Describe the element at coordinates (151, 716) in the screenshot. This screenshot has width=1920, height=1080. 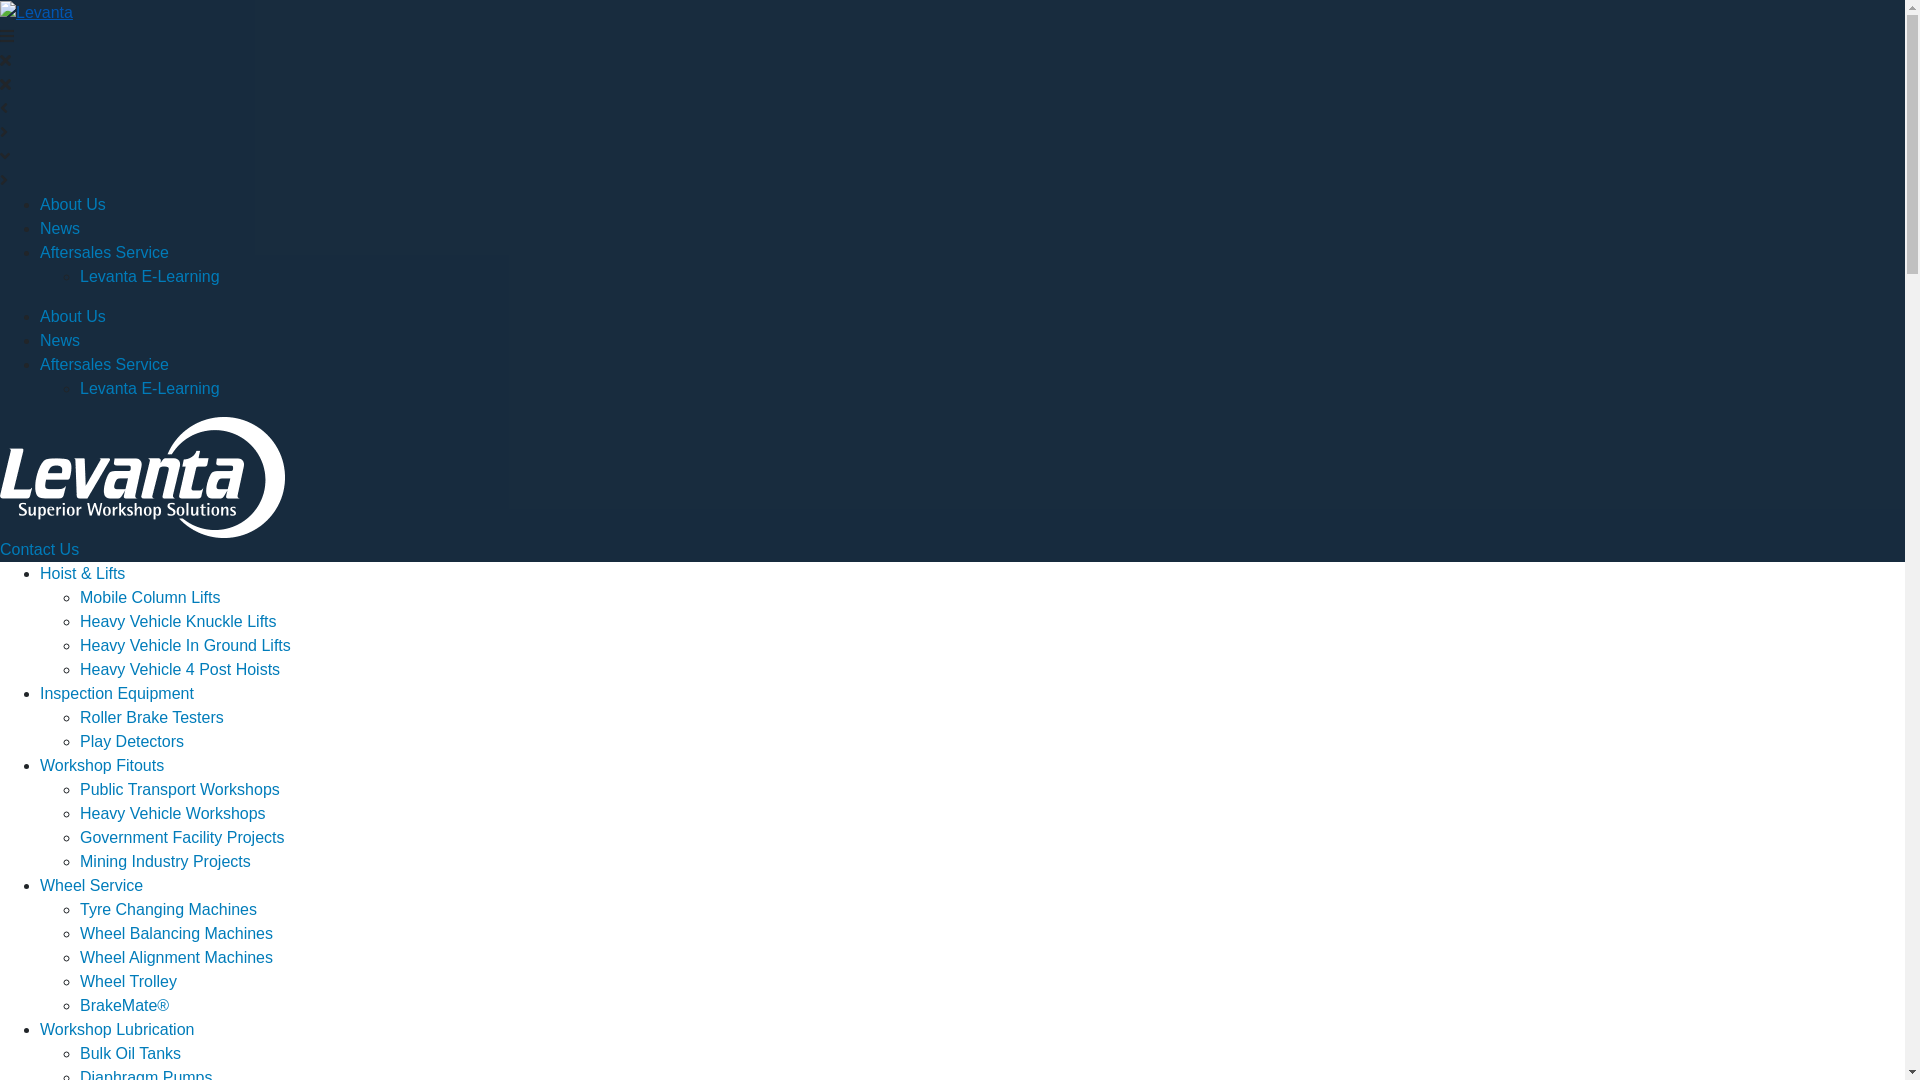
I see `'Roller Brake Testers'` at that location.